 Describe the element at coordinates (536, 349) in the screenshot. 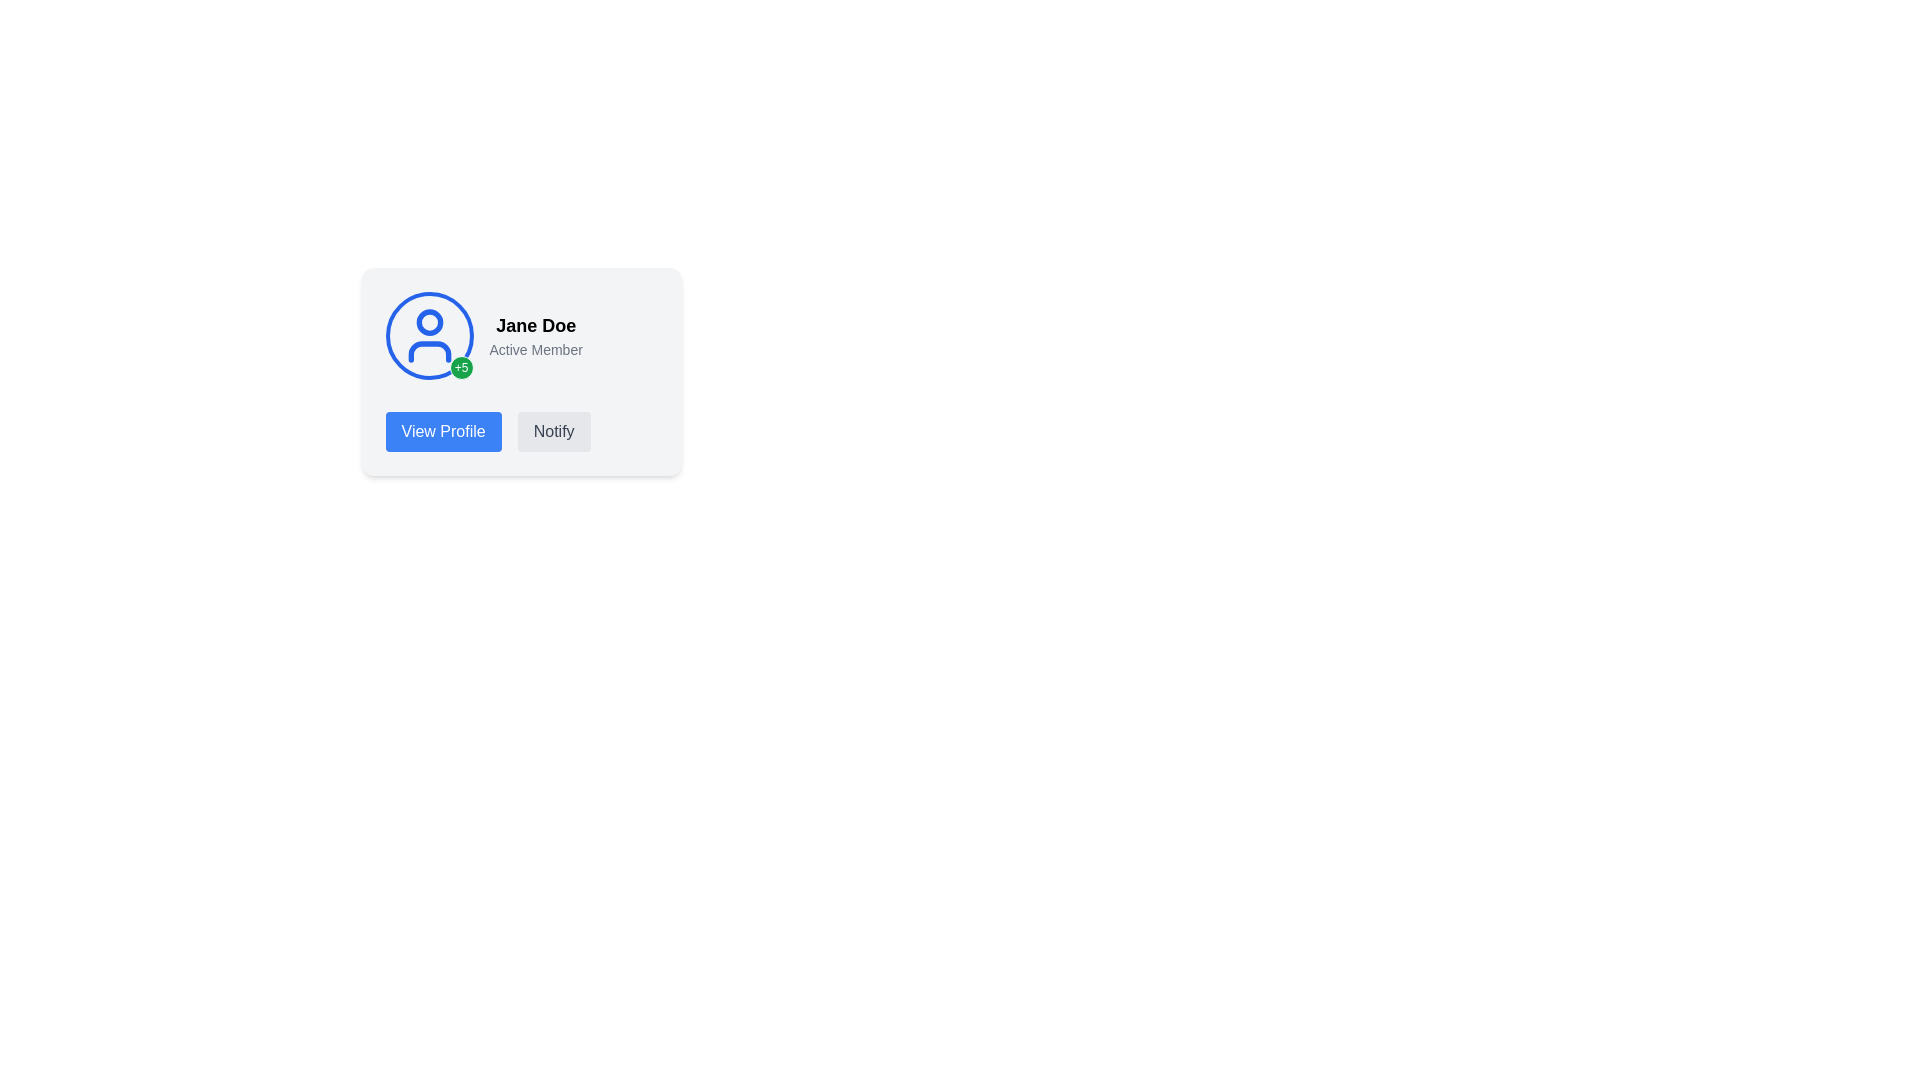

I see `the Text Label indicating the membership status or activity level of the user, located below the name 'Jane Doe' within the profile card section` at that location.